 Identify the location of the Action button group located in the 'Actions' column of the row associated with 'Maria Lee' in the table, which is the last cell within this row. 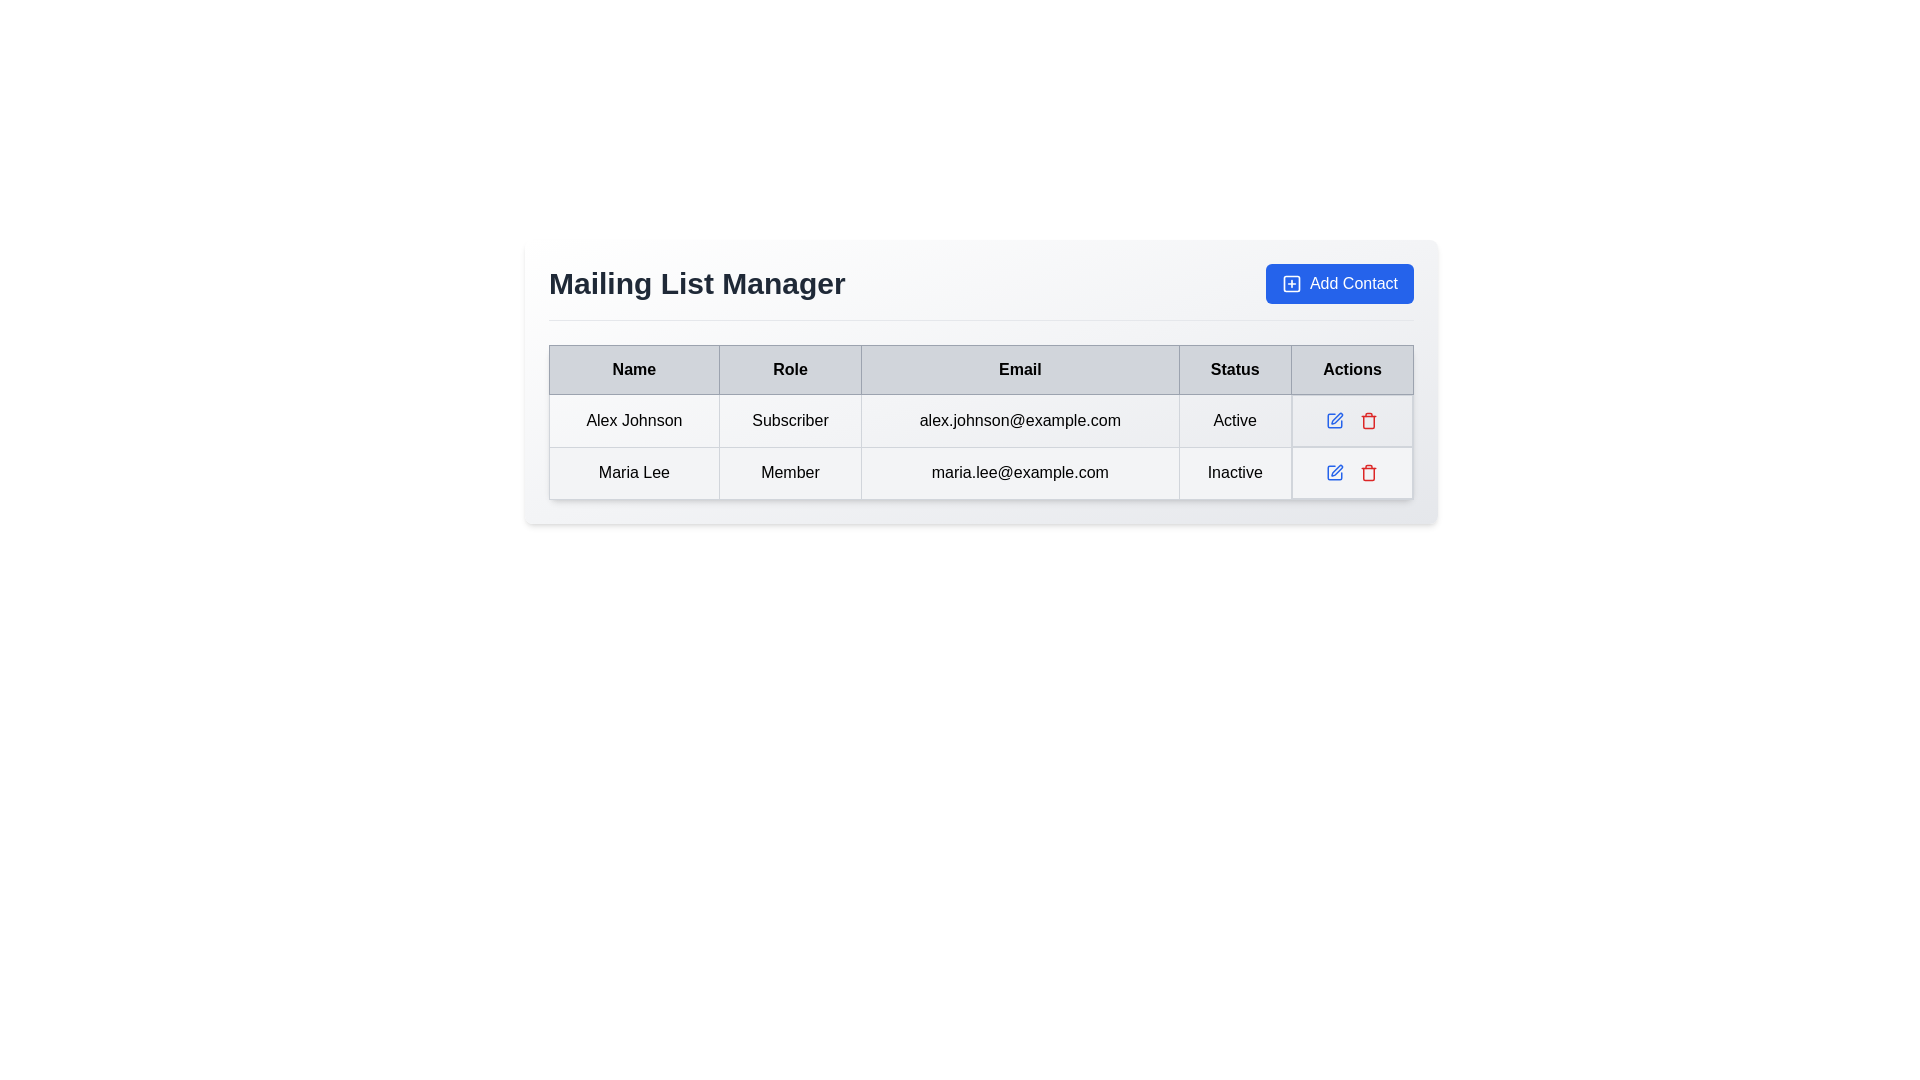
(1352, 473).